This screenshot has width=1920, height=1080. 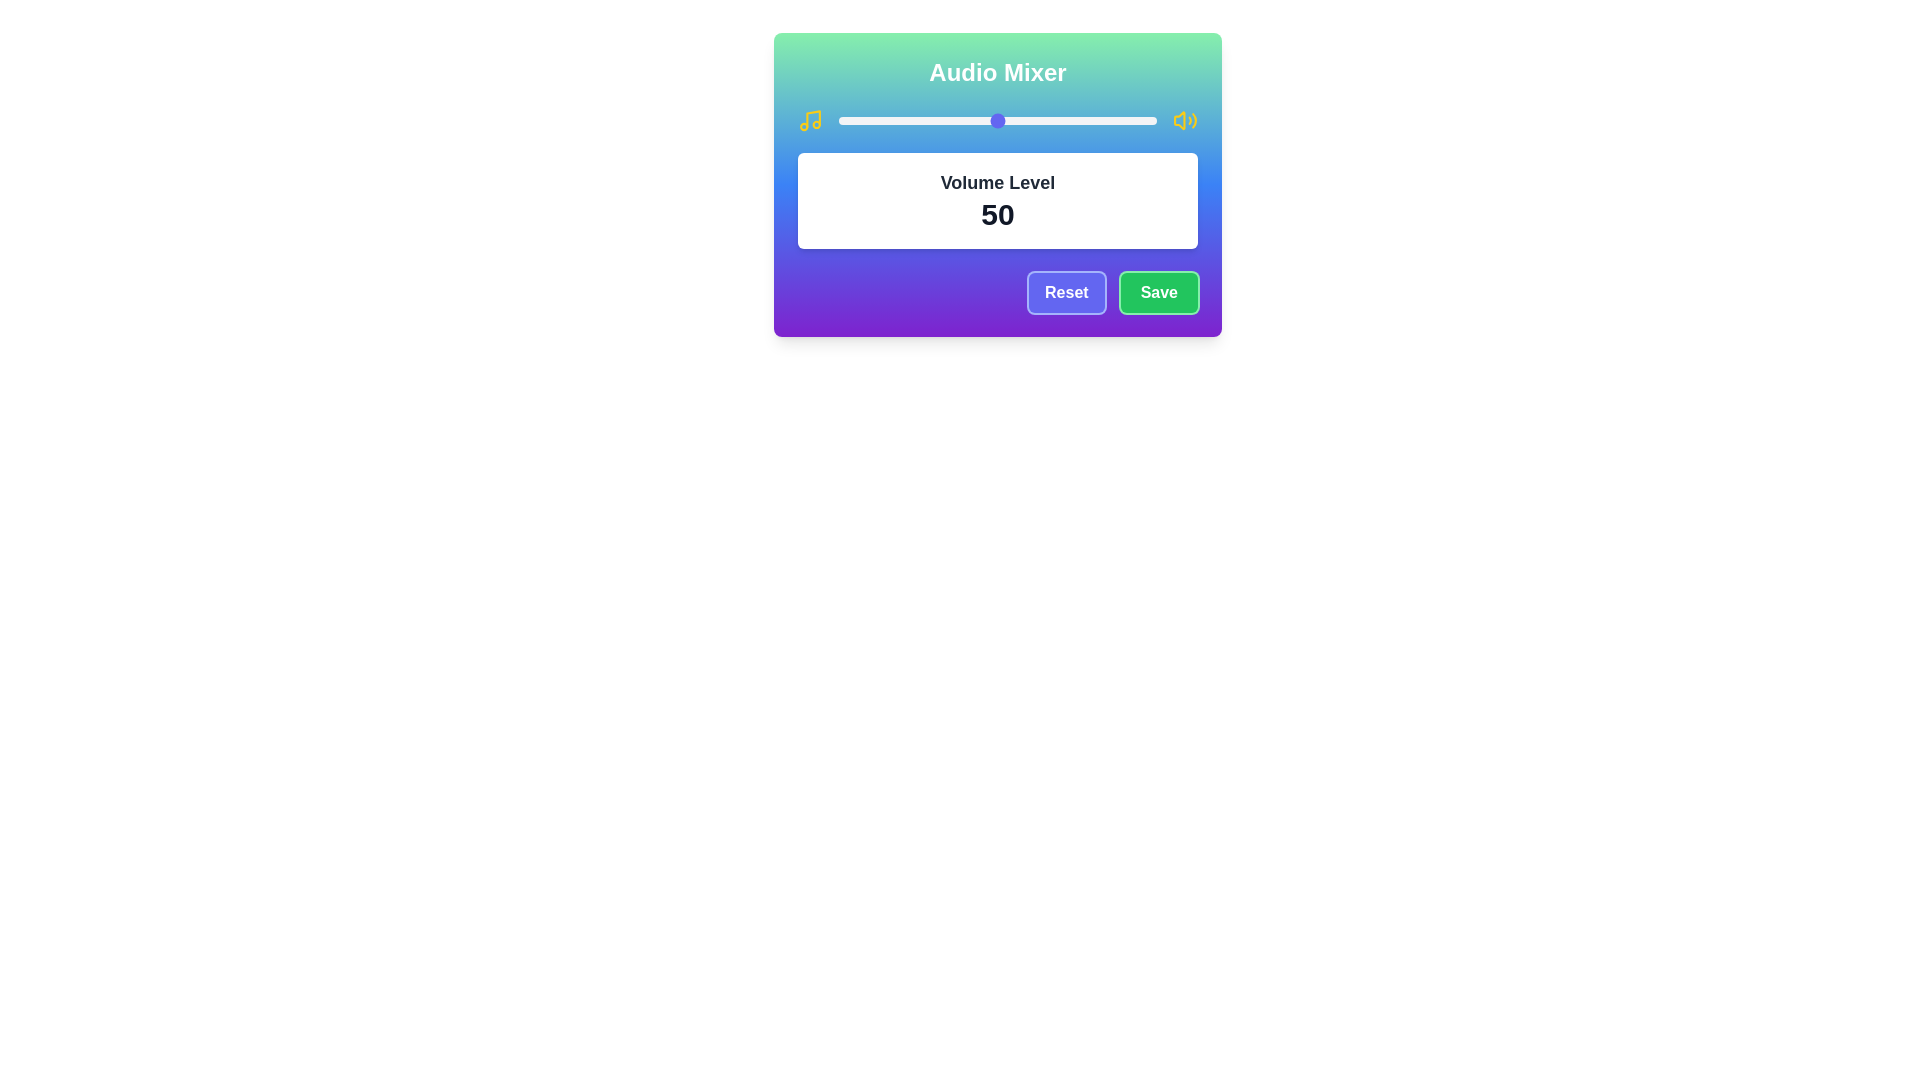 I want to click on the volume level, so click(x=908, y=120).